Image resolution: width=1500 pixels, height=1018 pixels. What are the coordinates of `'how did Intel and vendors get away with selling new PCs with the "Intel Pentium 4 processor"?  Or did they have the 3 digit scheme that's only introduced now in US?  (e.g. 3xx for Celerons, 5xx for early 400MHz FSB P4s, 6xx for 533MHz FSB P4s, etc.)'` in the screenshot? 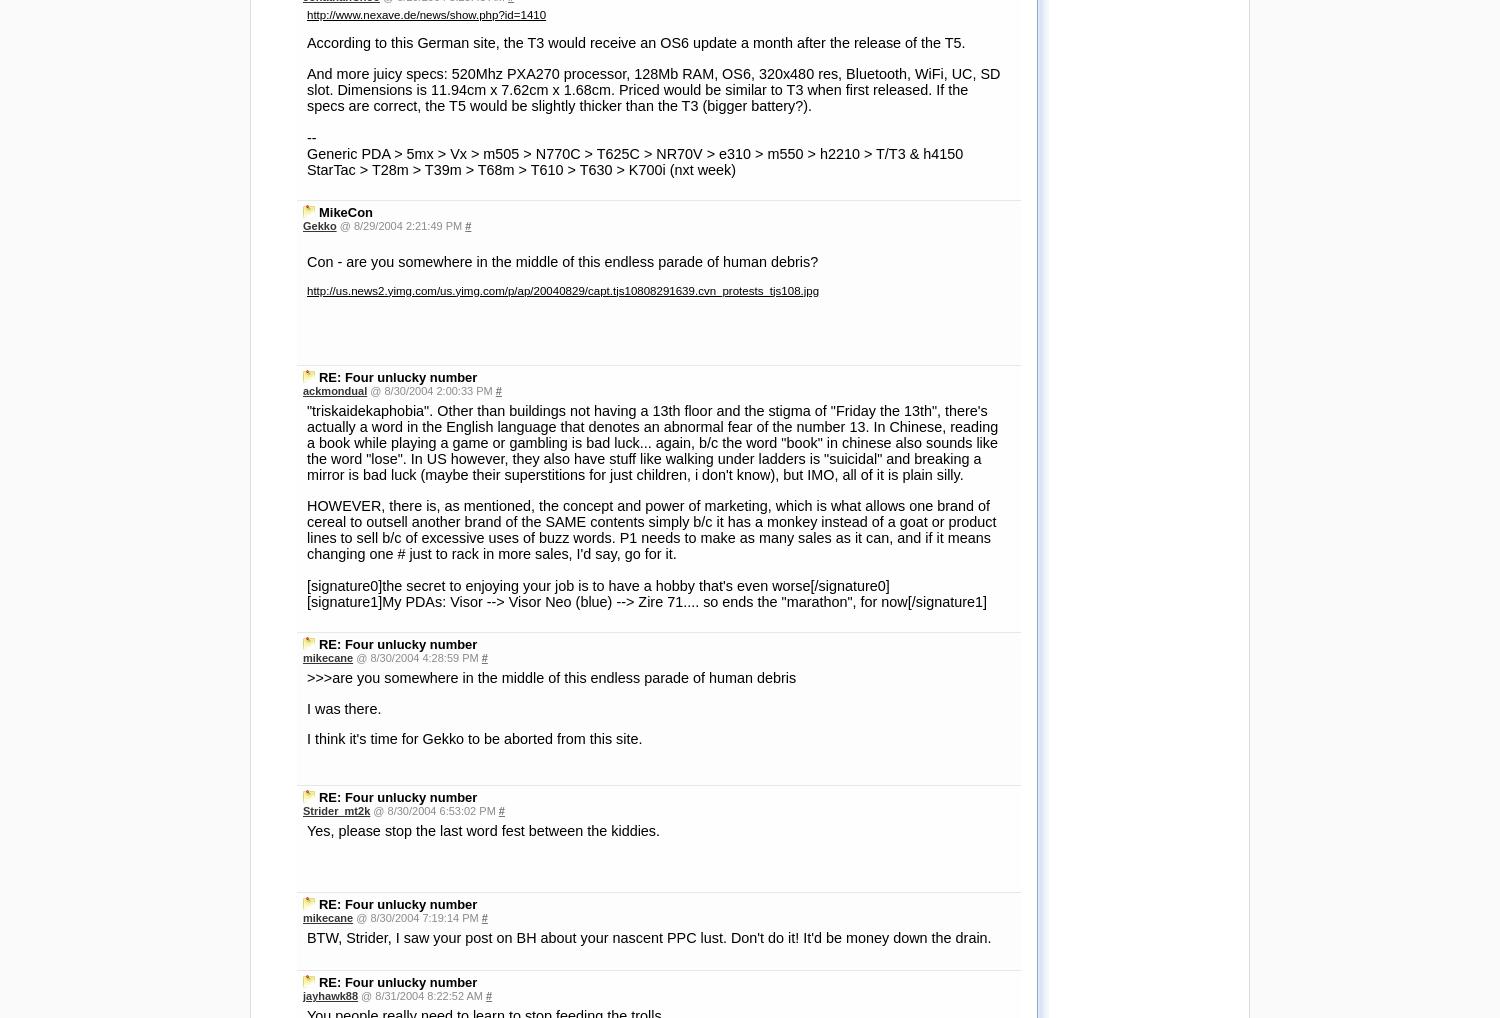 It's located at (649, 781).